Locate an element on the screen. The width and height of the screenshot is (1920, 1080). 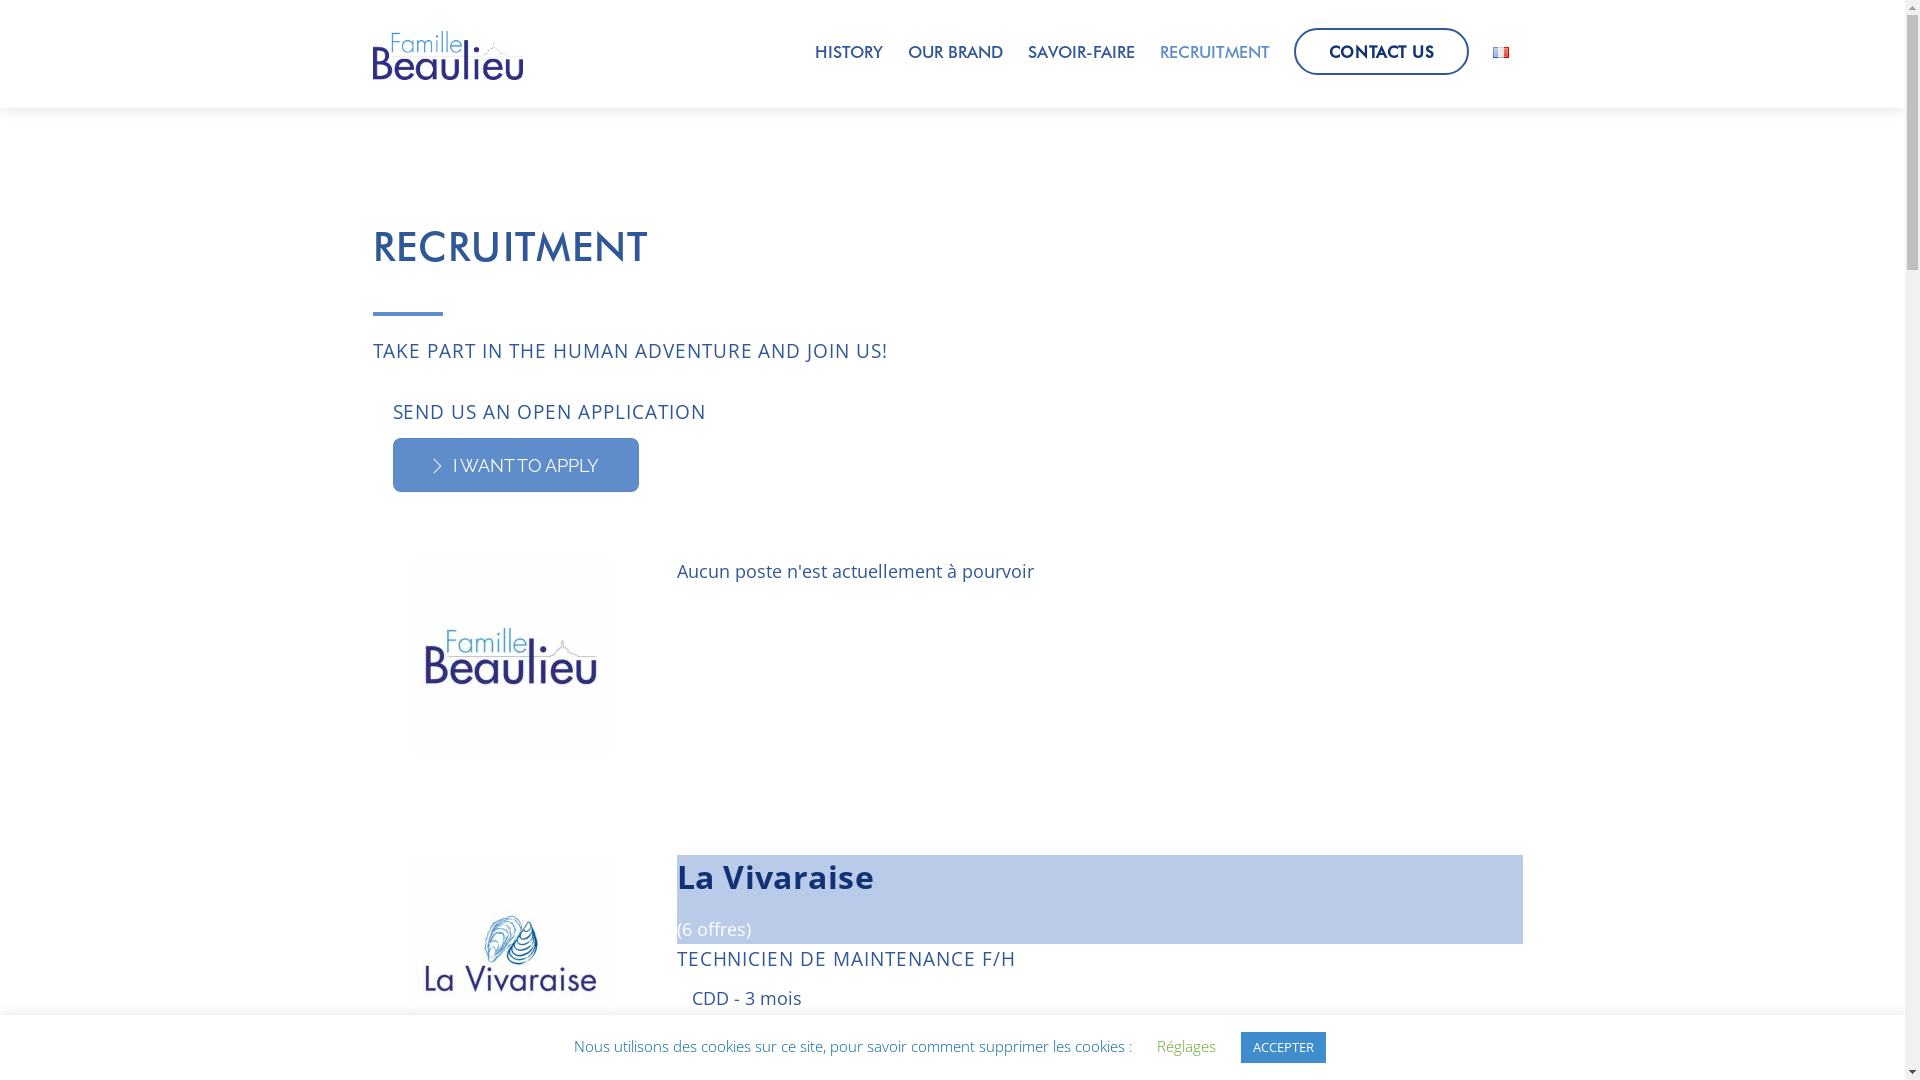
'ACCEPTER' is located at coordinates (1283, 1046).